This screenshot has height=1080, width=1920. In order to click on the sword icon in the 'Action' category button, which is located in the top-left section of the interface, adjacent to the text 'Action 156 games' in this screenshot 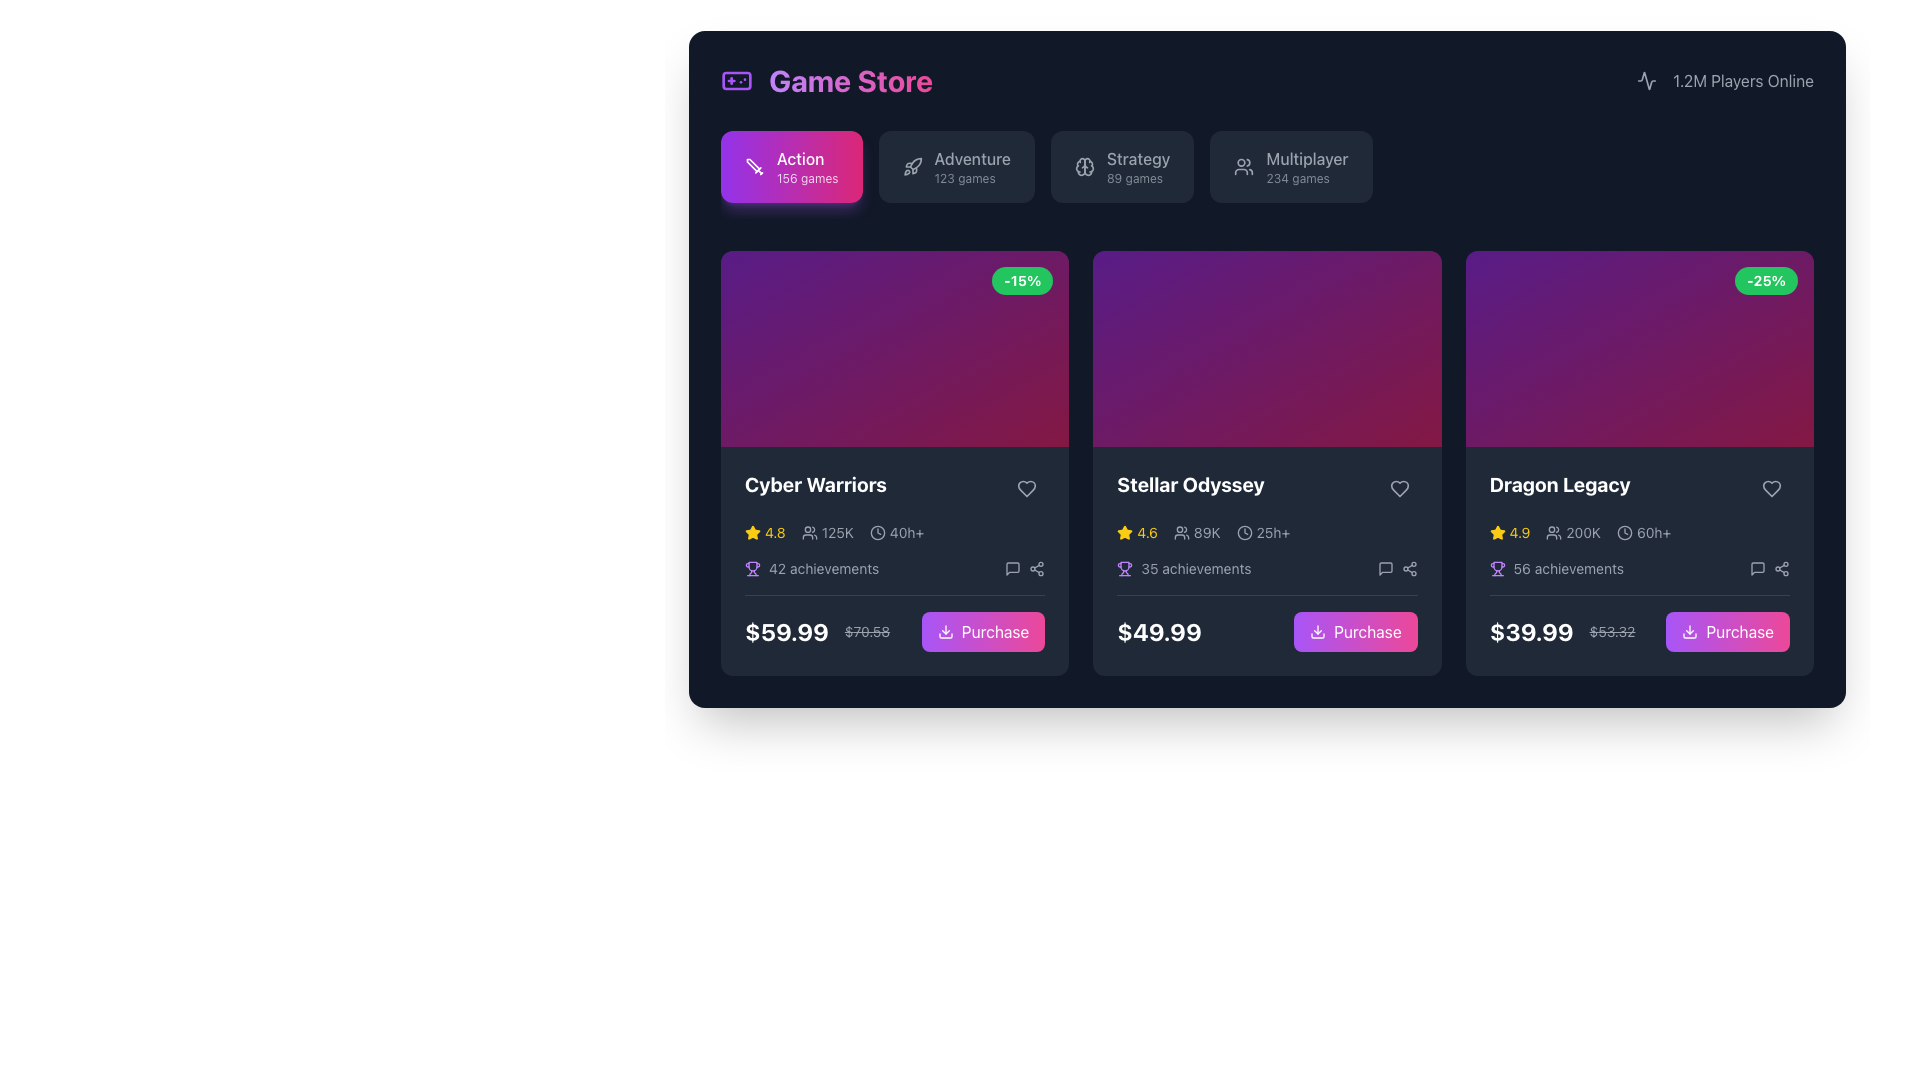, I will do `click(753, 165)`.